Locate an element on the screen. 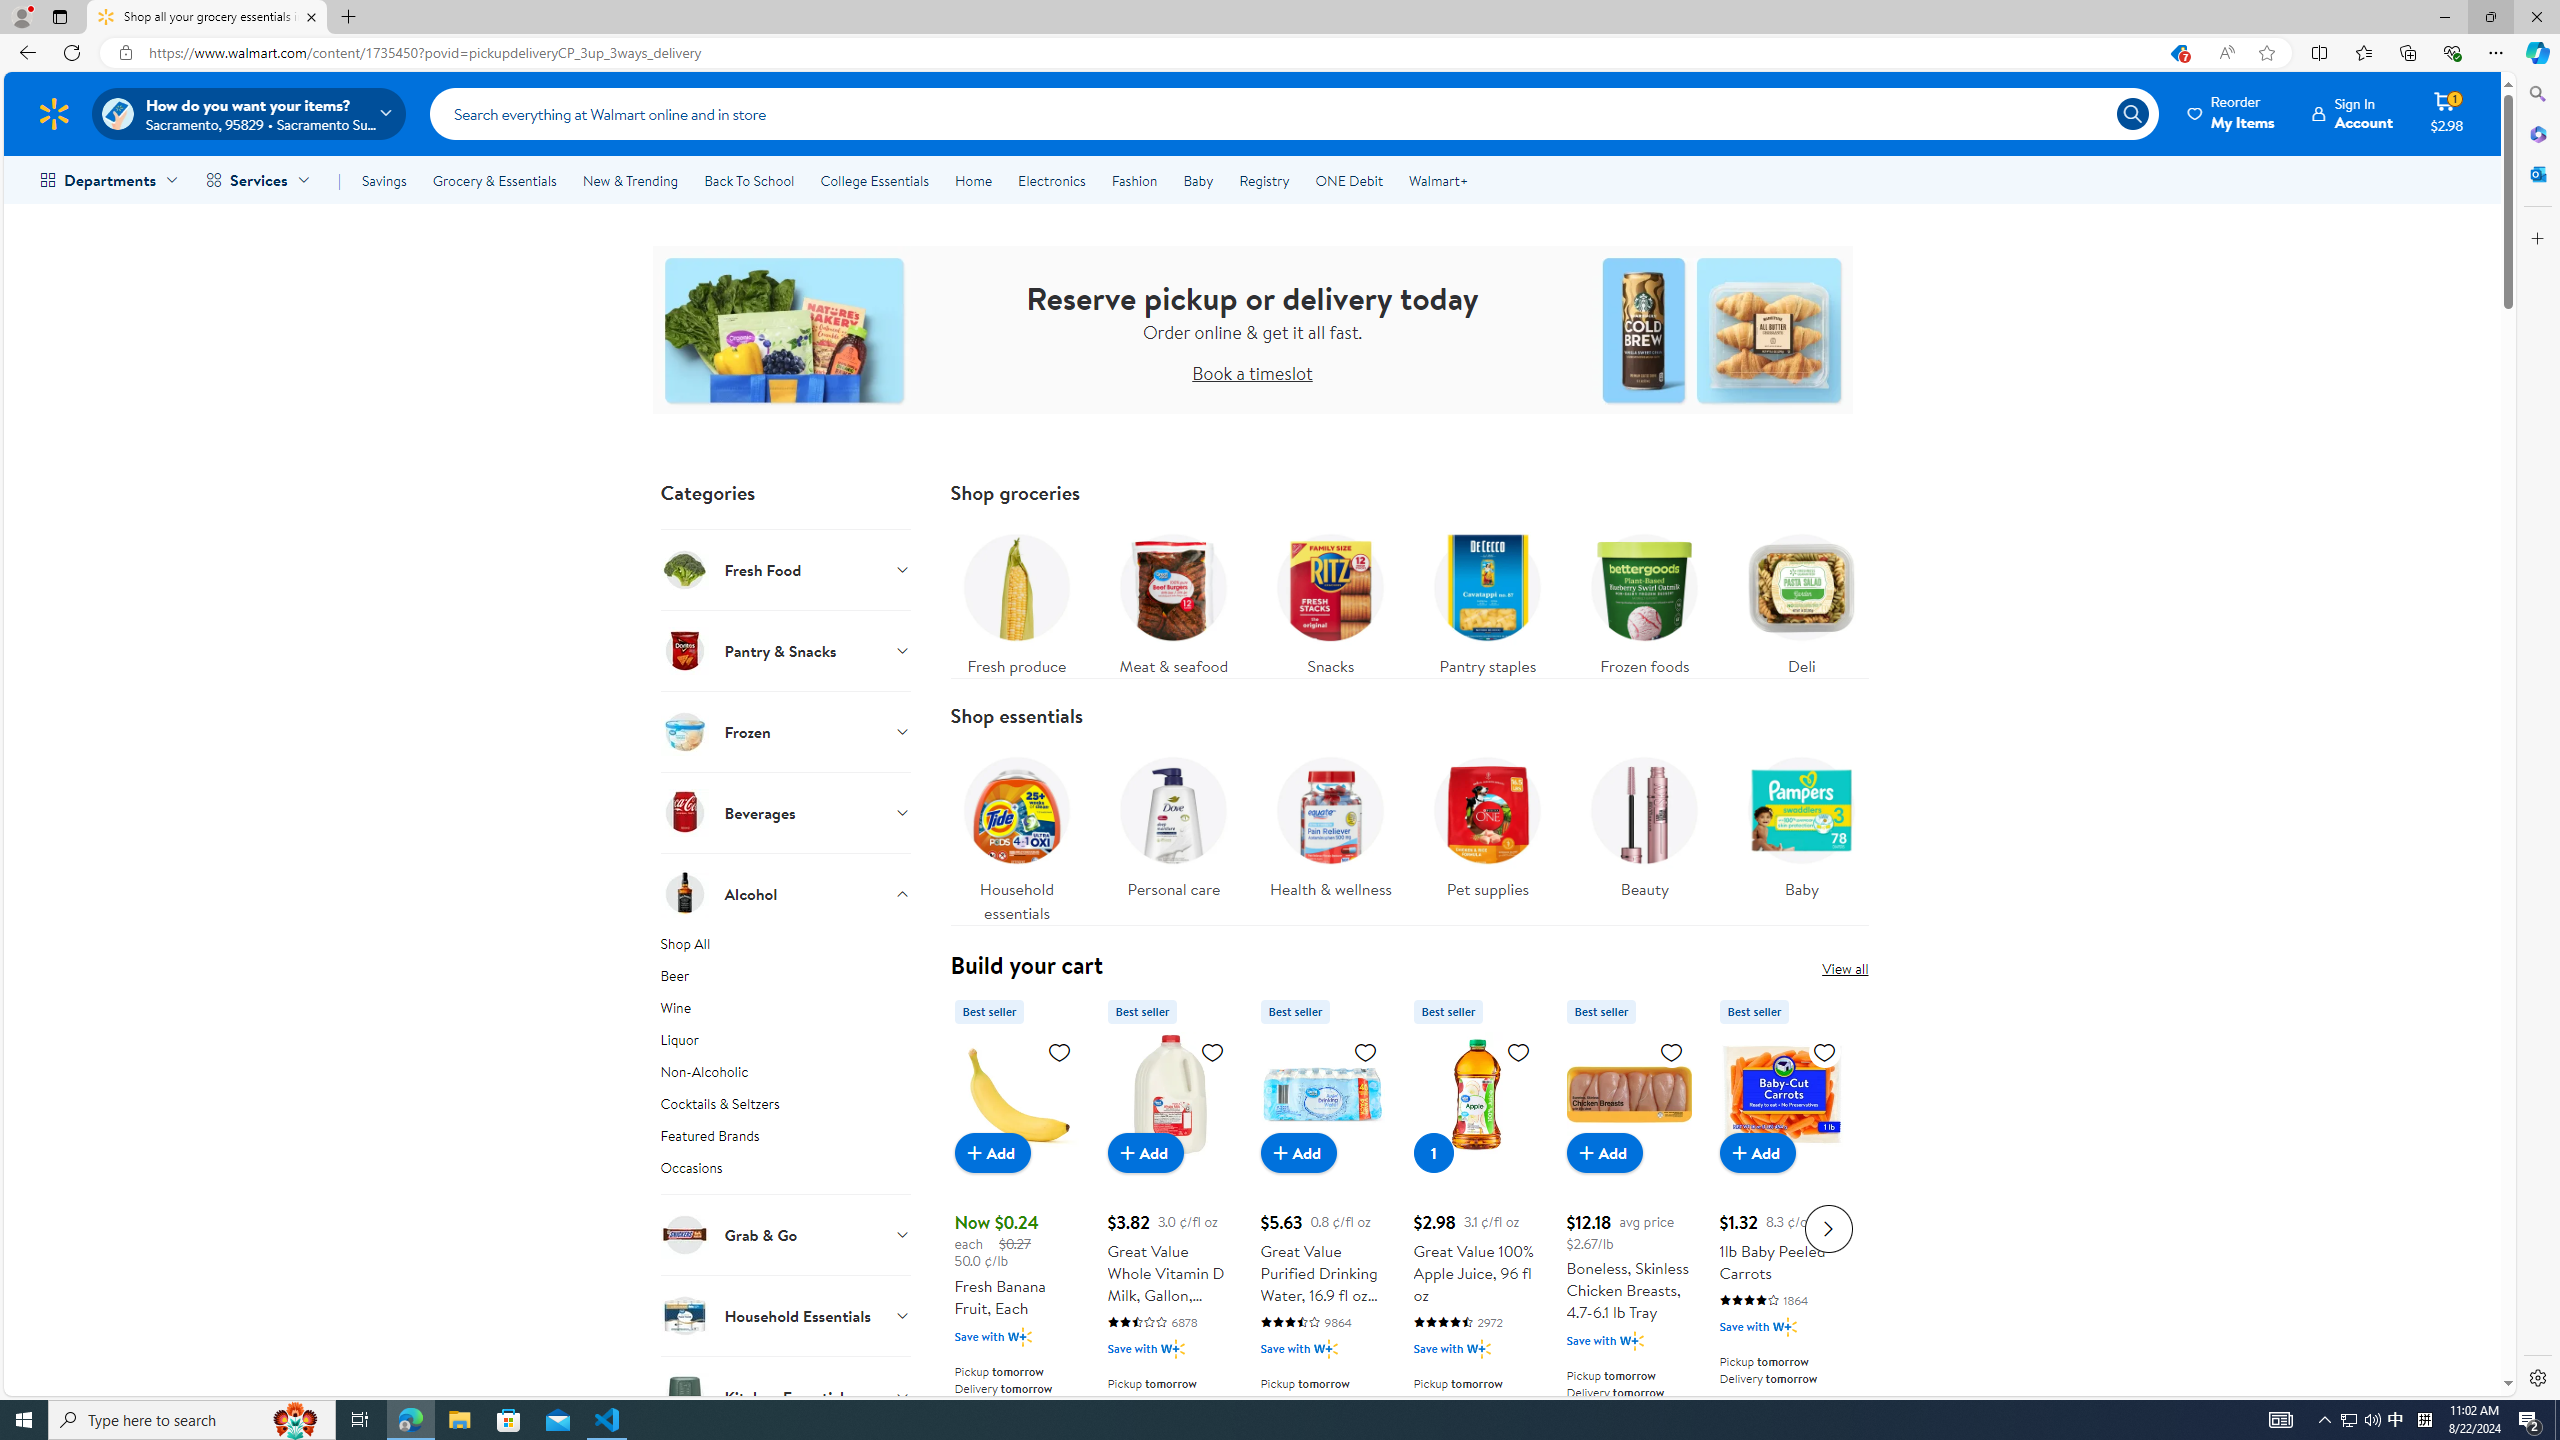 Image resolution: width=2560 pixels, height=1440 pixels. 'Sign in to add to Favorites list, 1lb Baby Peeled Carrots' is located at coordinates (1823, 1050).